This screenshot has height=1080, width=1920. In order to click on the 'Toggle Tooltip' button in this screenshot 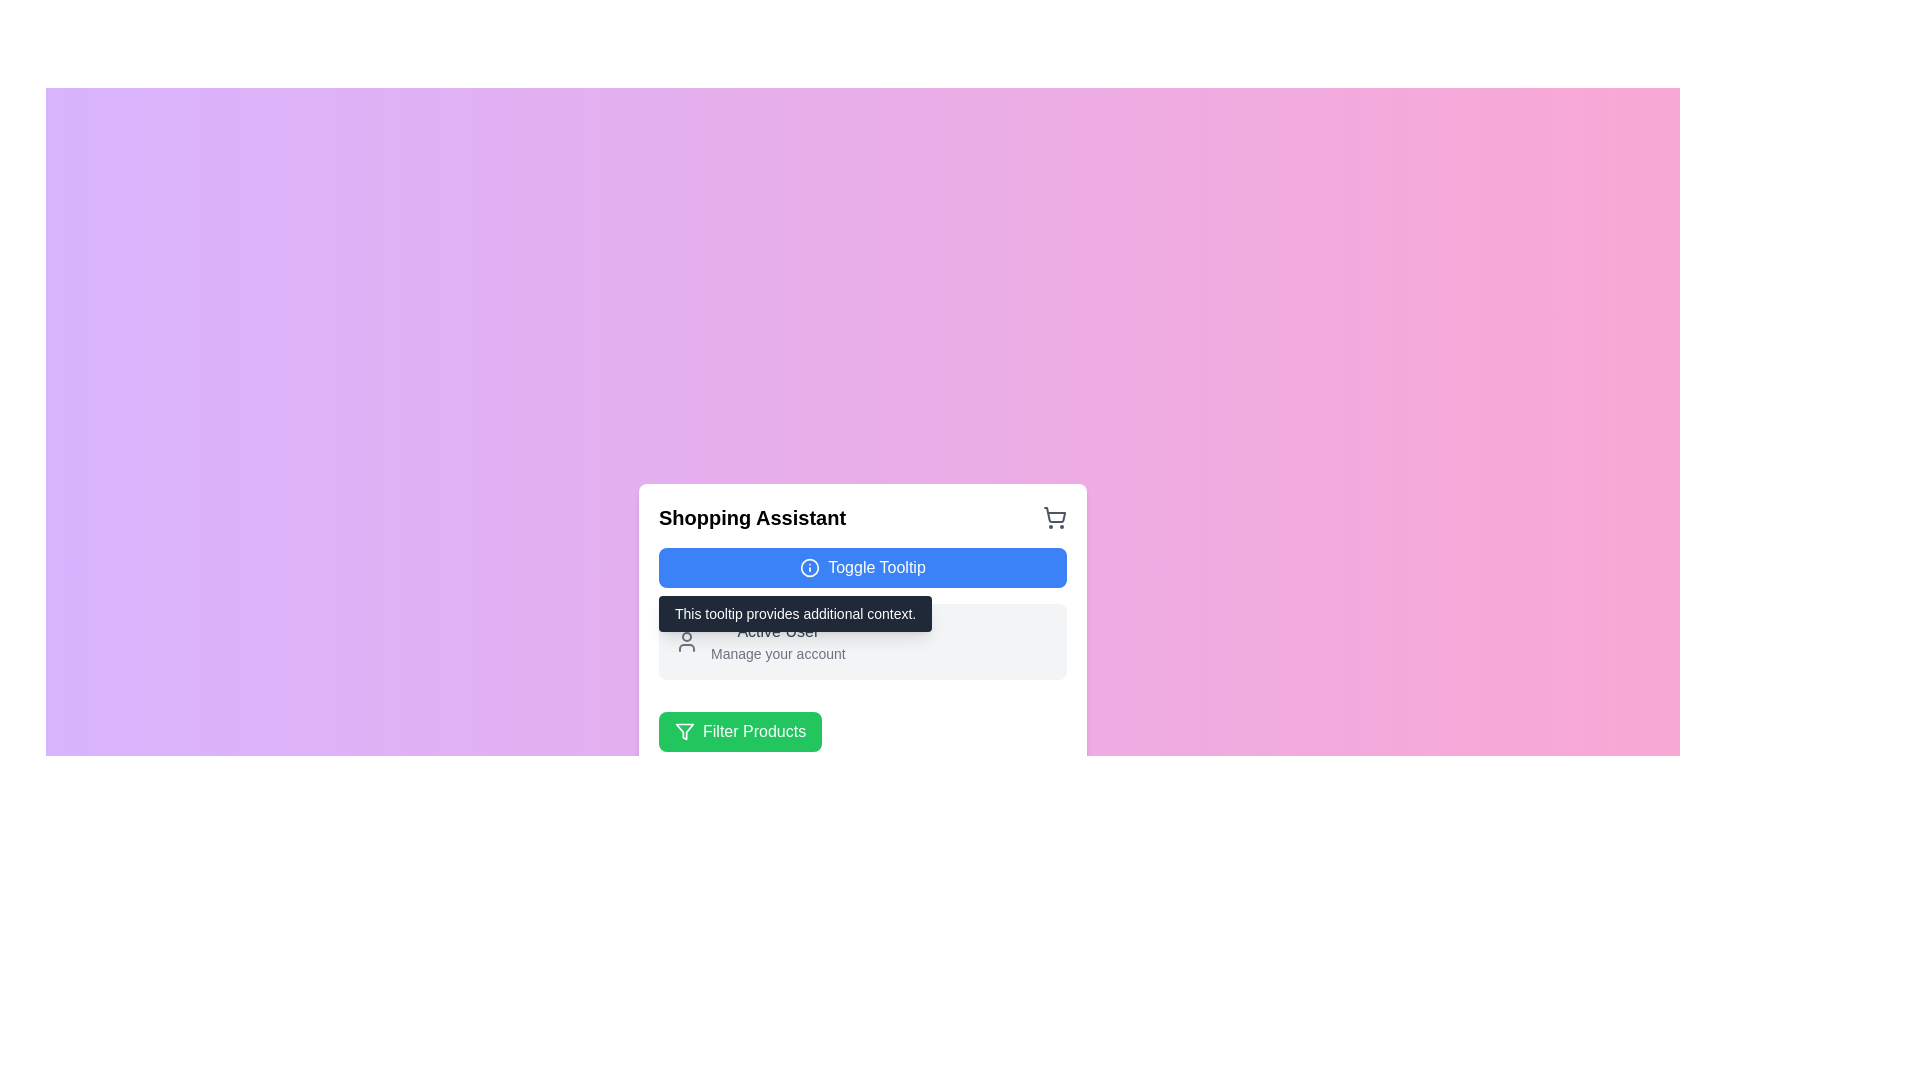, I will do `click(810, 567)`.